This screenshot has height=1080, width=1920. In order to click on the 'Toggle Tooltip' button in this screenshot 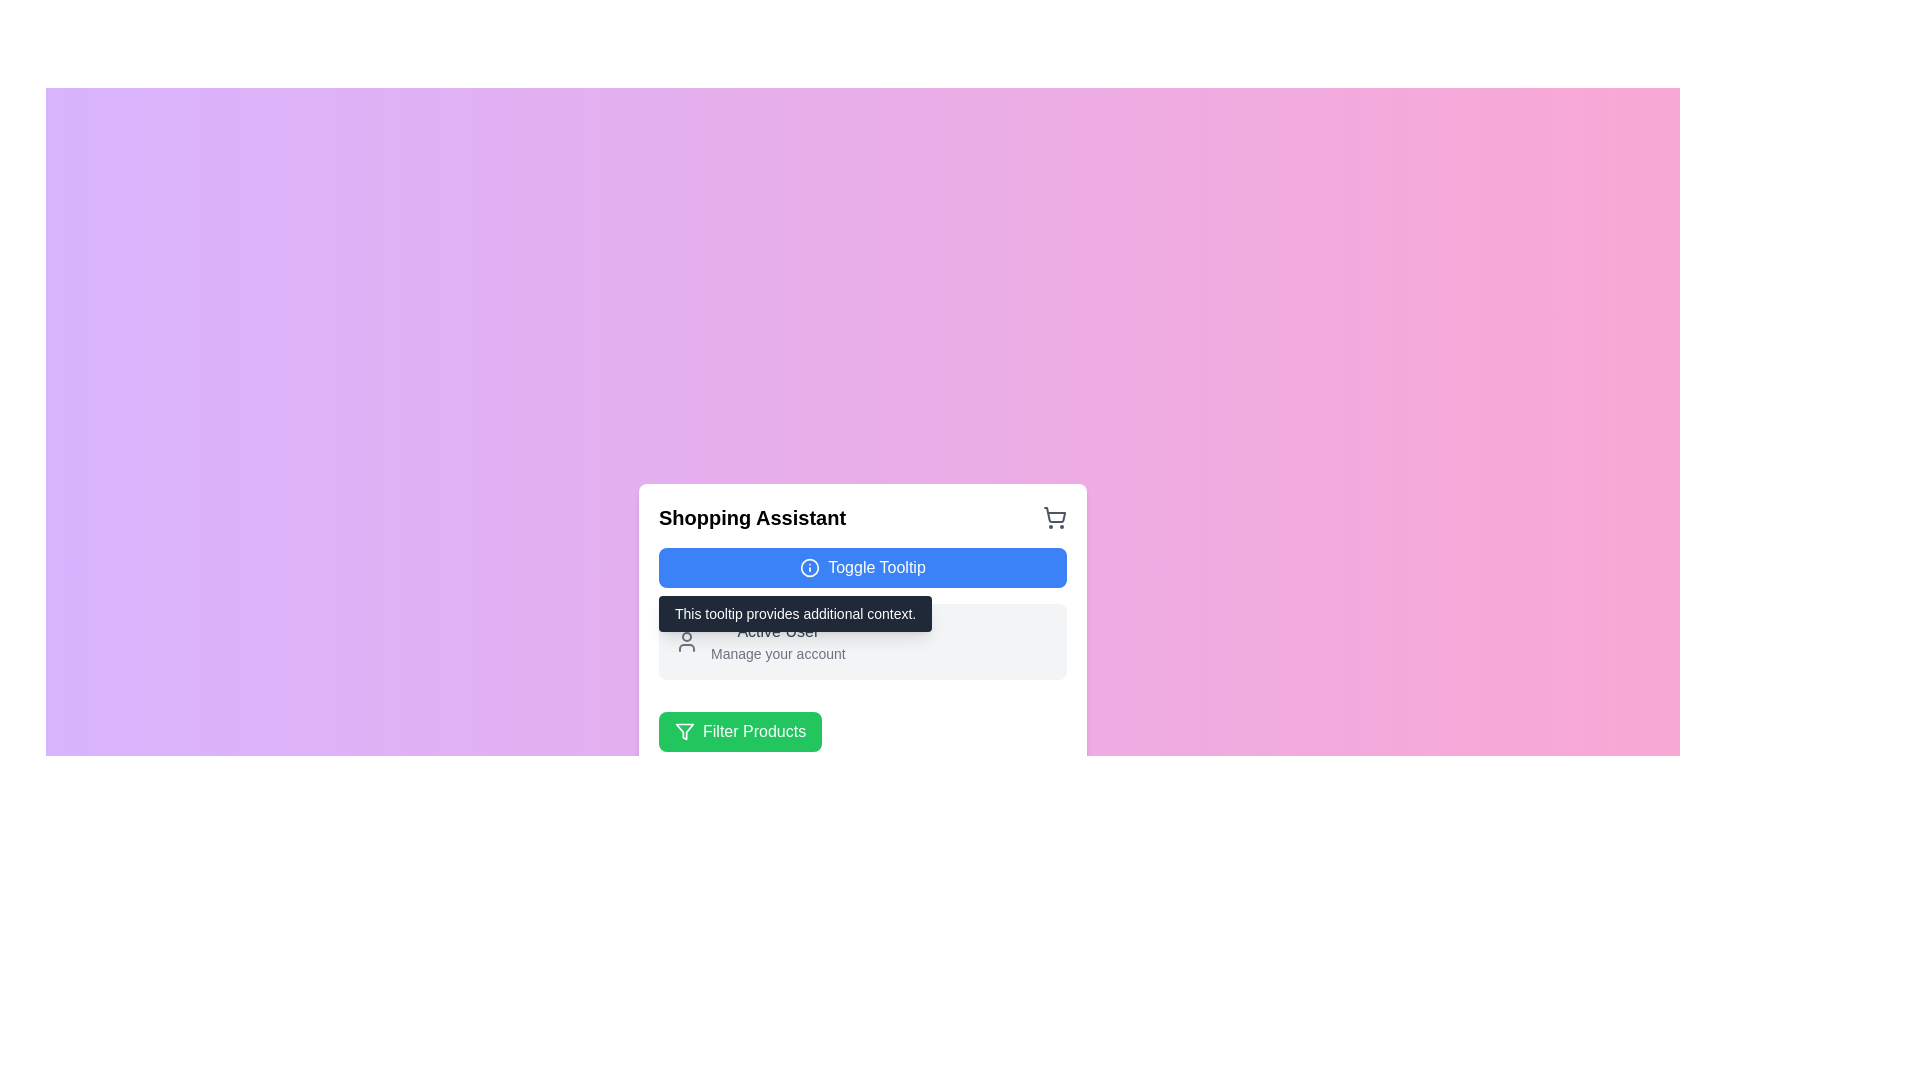, I will do `click(810, 567)`.